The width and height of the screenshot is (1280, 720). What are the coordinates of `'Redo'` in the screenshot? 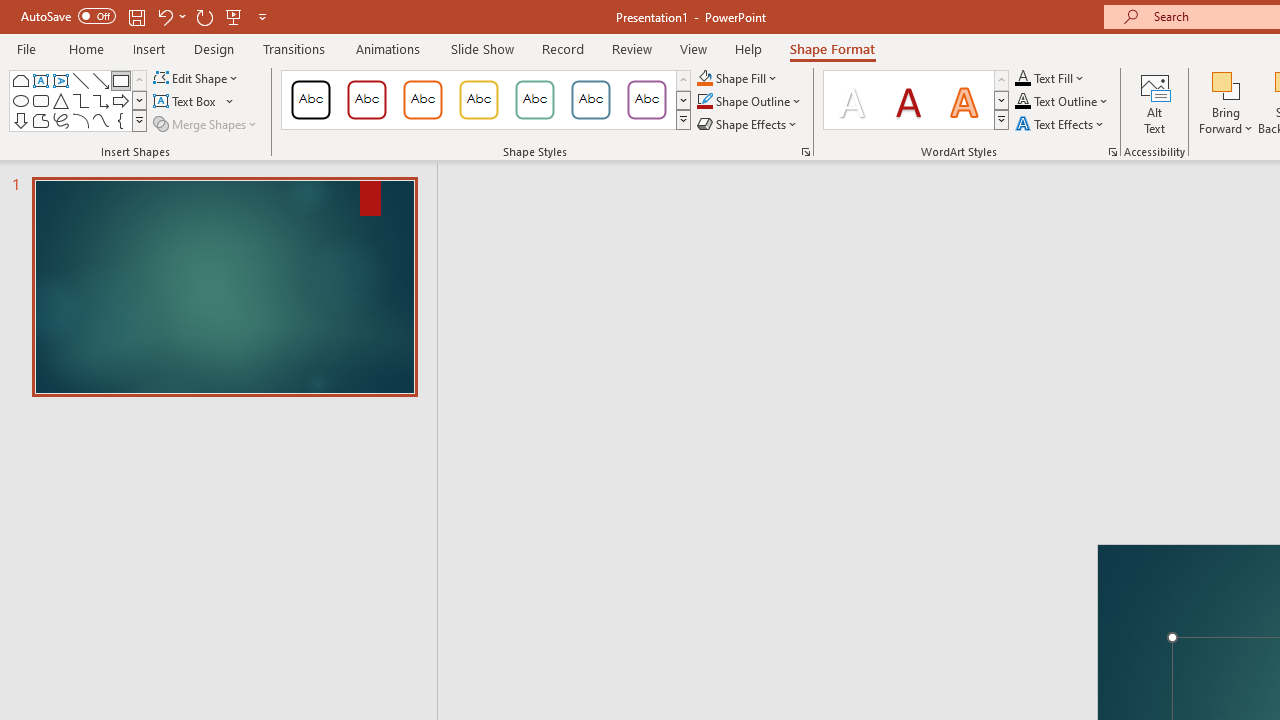 It's located at (204, 16).